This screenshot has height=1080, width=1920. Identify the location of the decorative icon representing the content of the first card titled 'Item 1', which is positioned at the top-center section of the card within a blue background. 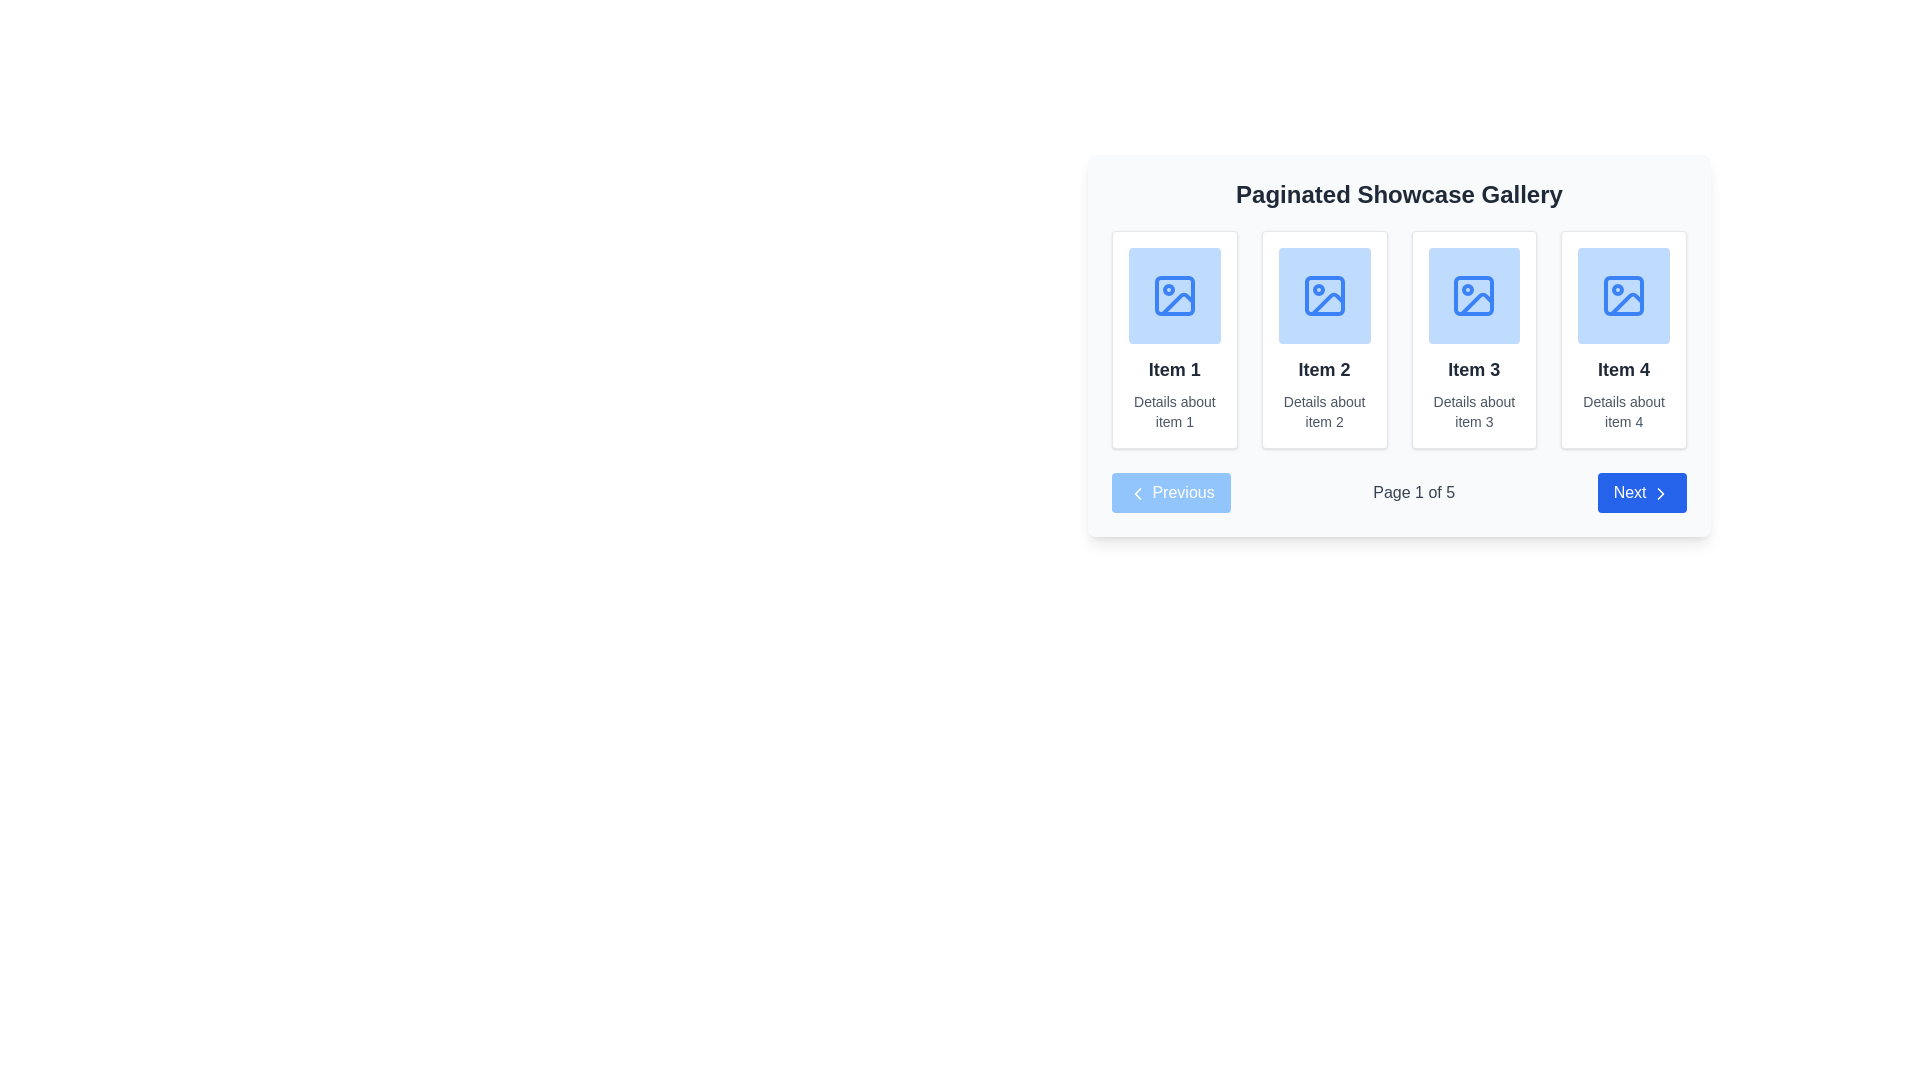
(1174, 296).